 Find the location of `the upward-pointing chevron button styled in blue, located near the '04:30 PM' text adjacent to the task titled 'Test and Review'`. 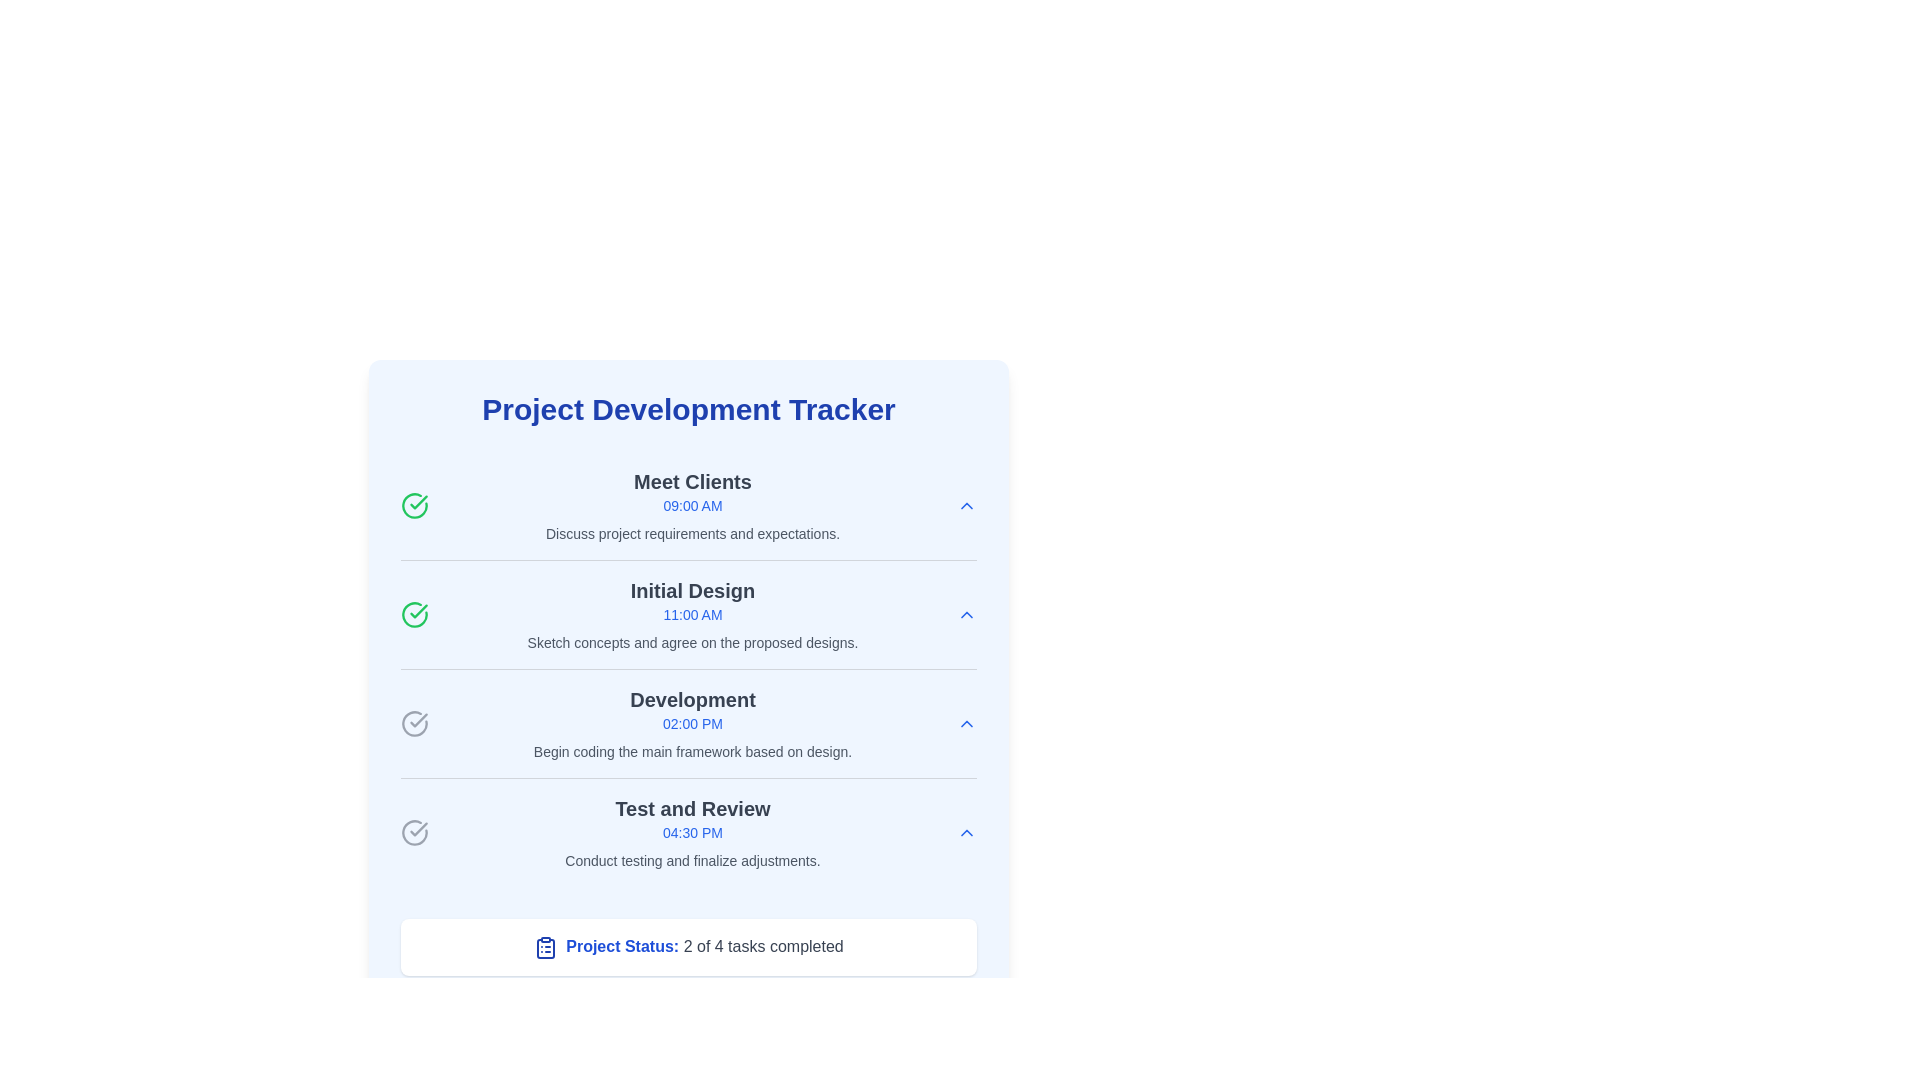

the upward-pointing chevron button styled in blue, located near the '04:30 PM' text adjacent to the task titled 'Test and Review' is located at coordinates (966, 833).